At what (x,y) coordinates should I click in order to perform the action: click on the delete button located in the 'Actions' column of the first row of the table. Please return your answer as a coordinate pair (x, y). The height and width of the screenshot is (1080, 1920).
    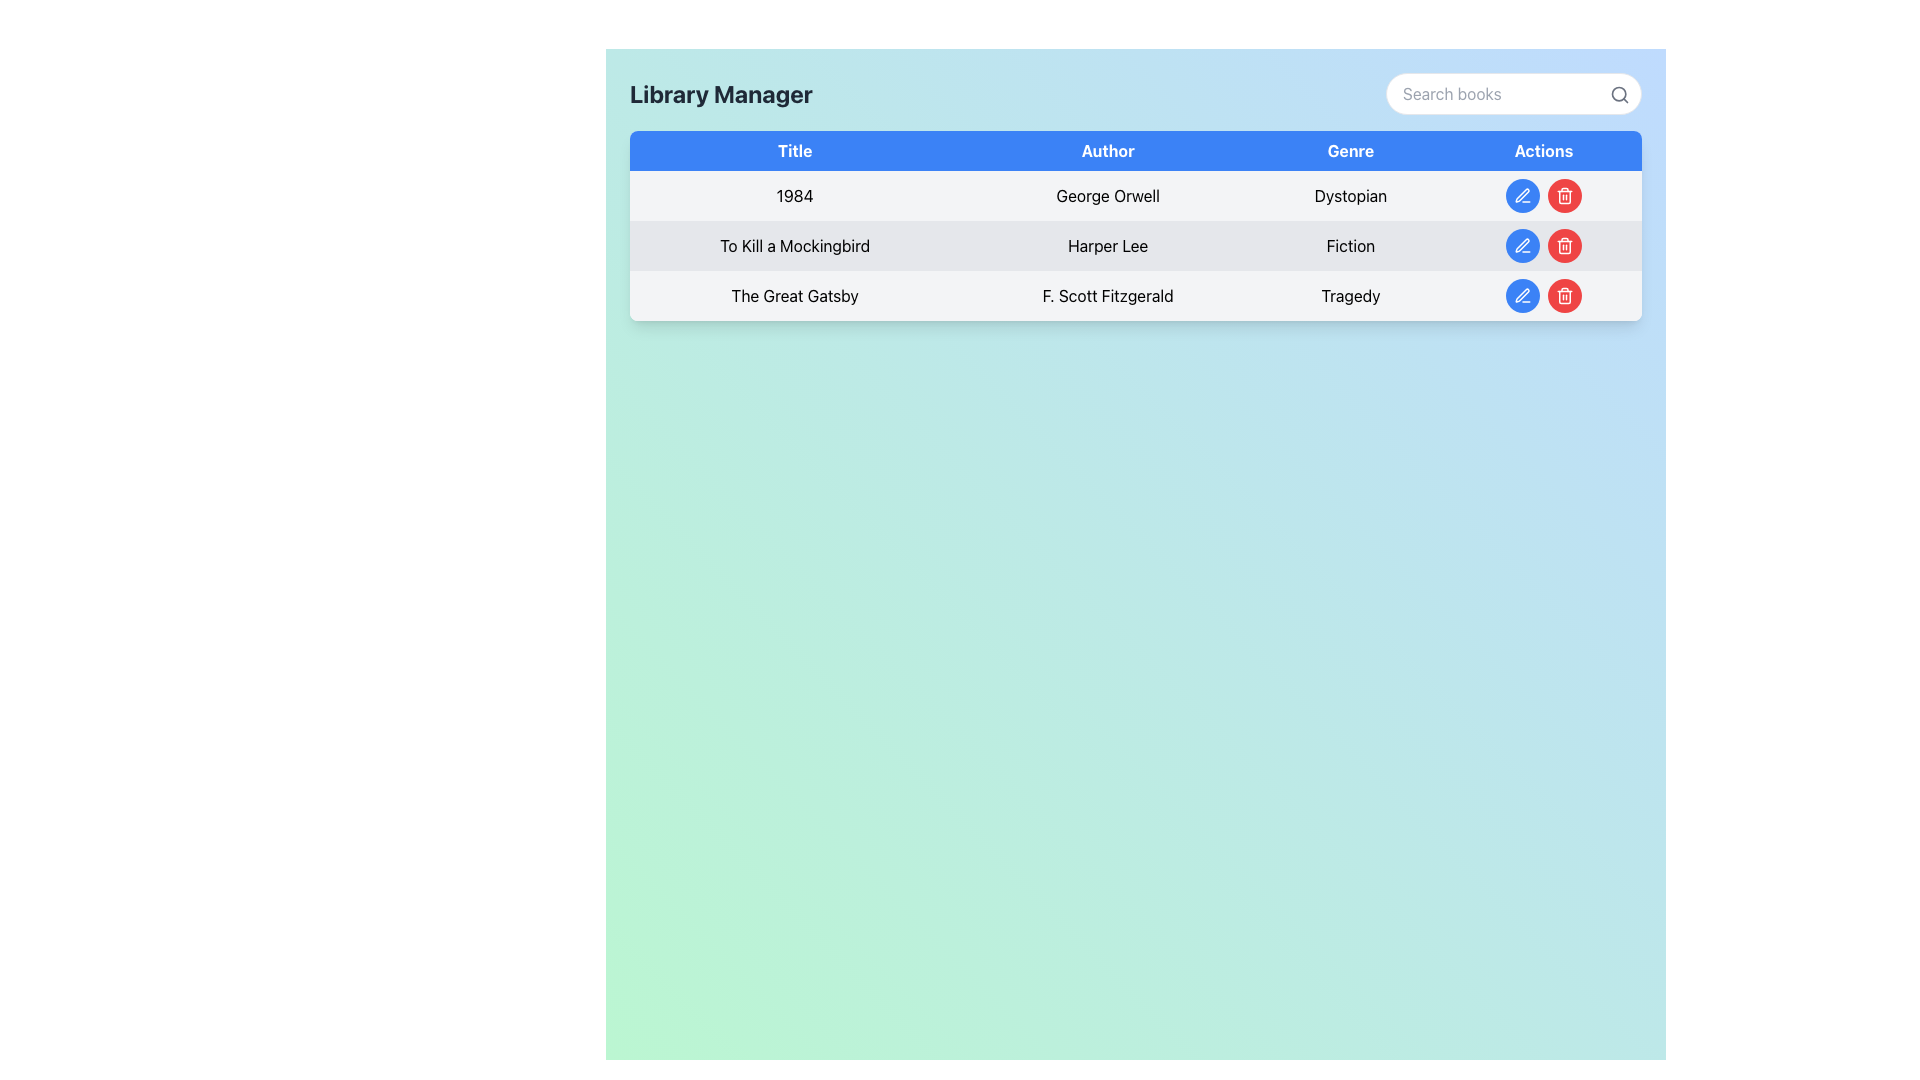
    Looking at the image, I should click on (1563, 196).